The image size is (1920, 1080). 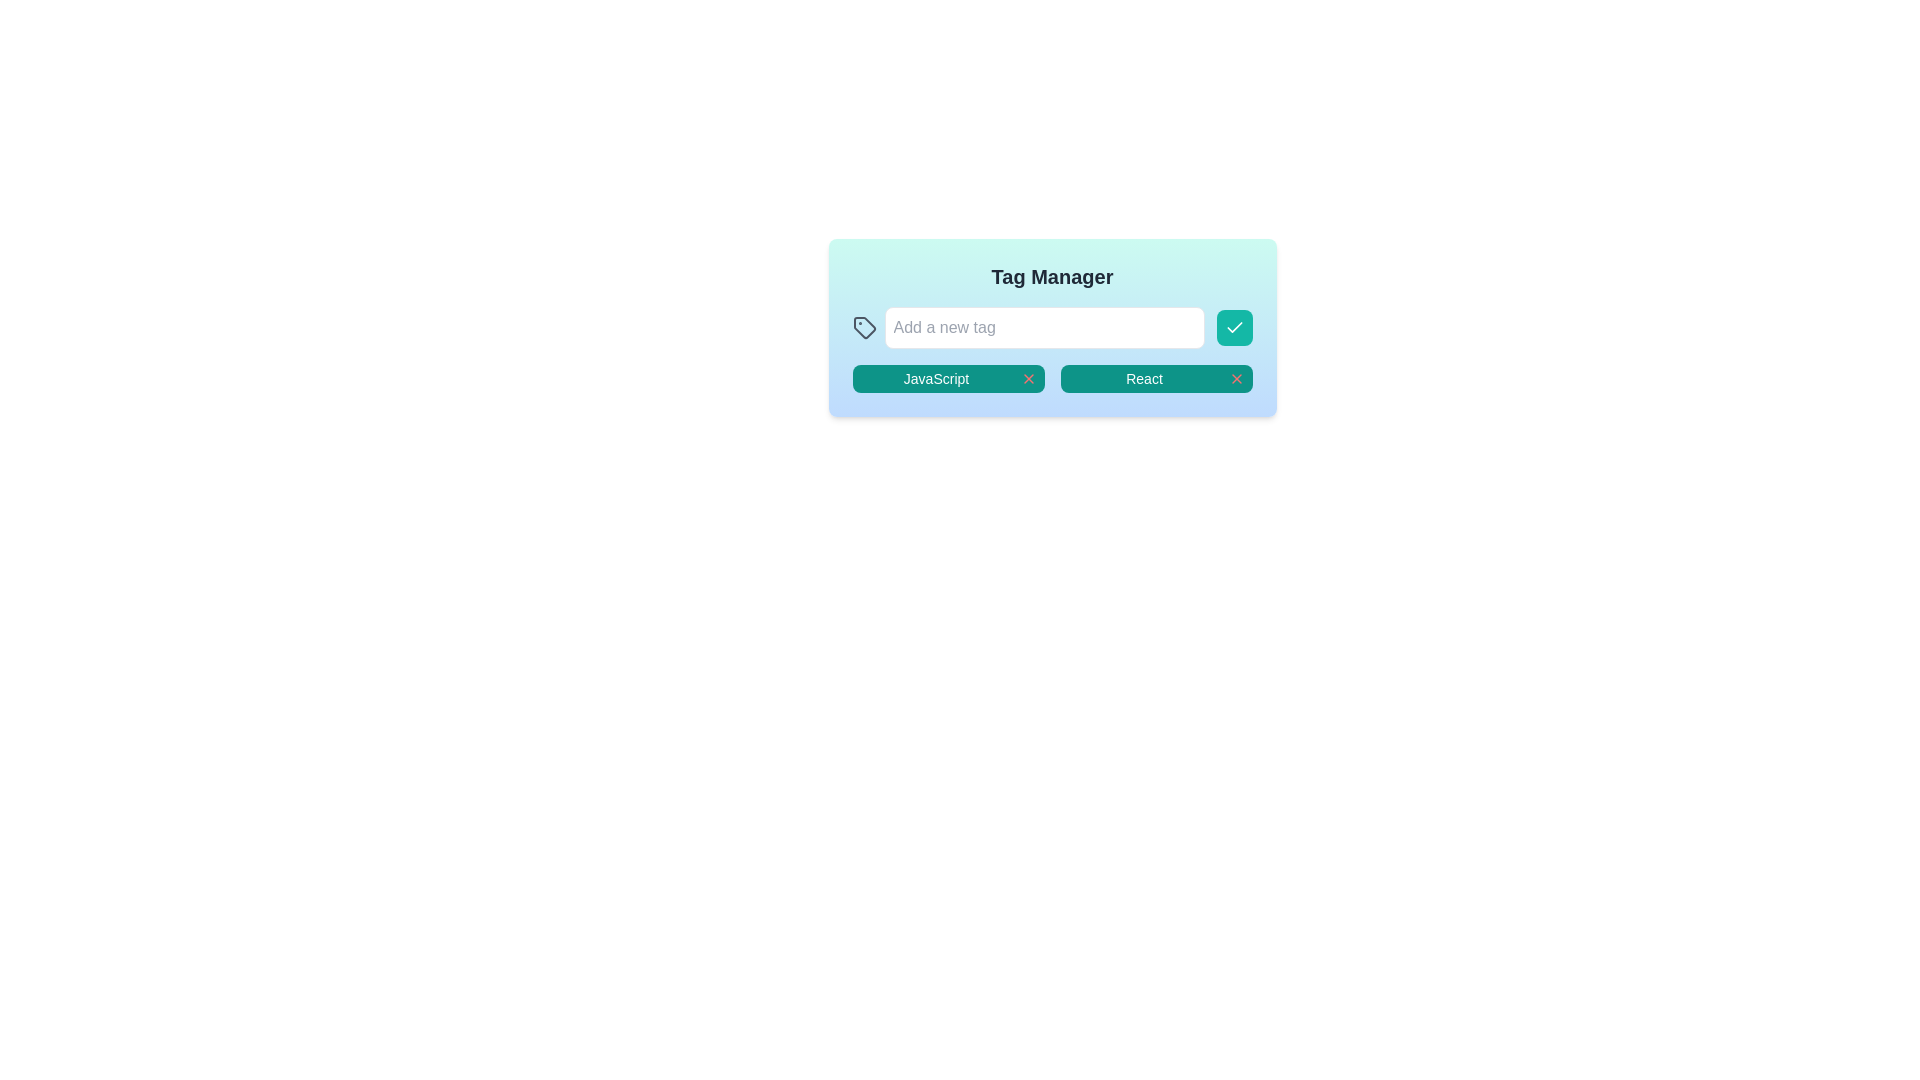 I want to click on the 'X' icon, so click(x=1235, y=378).